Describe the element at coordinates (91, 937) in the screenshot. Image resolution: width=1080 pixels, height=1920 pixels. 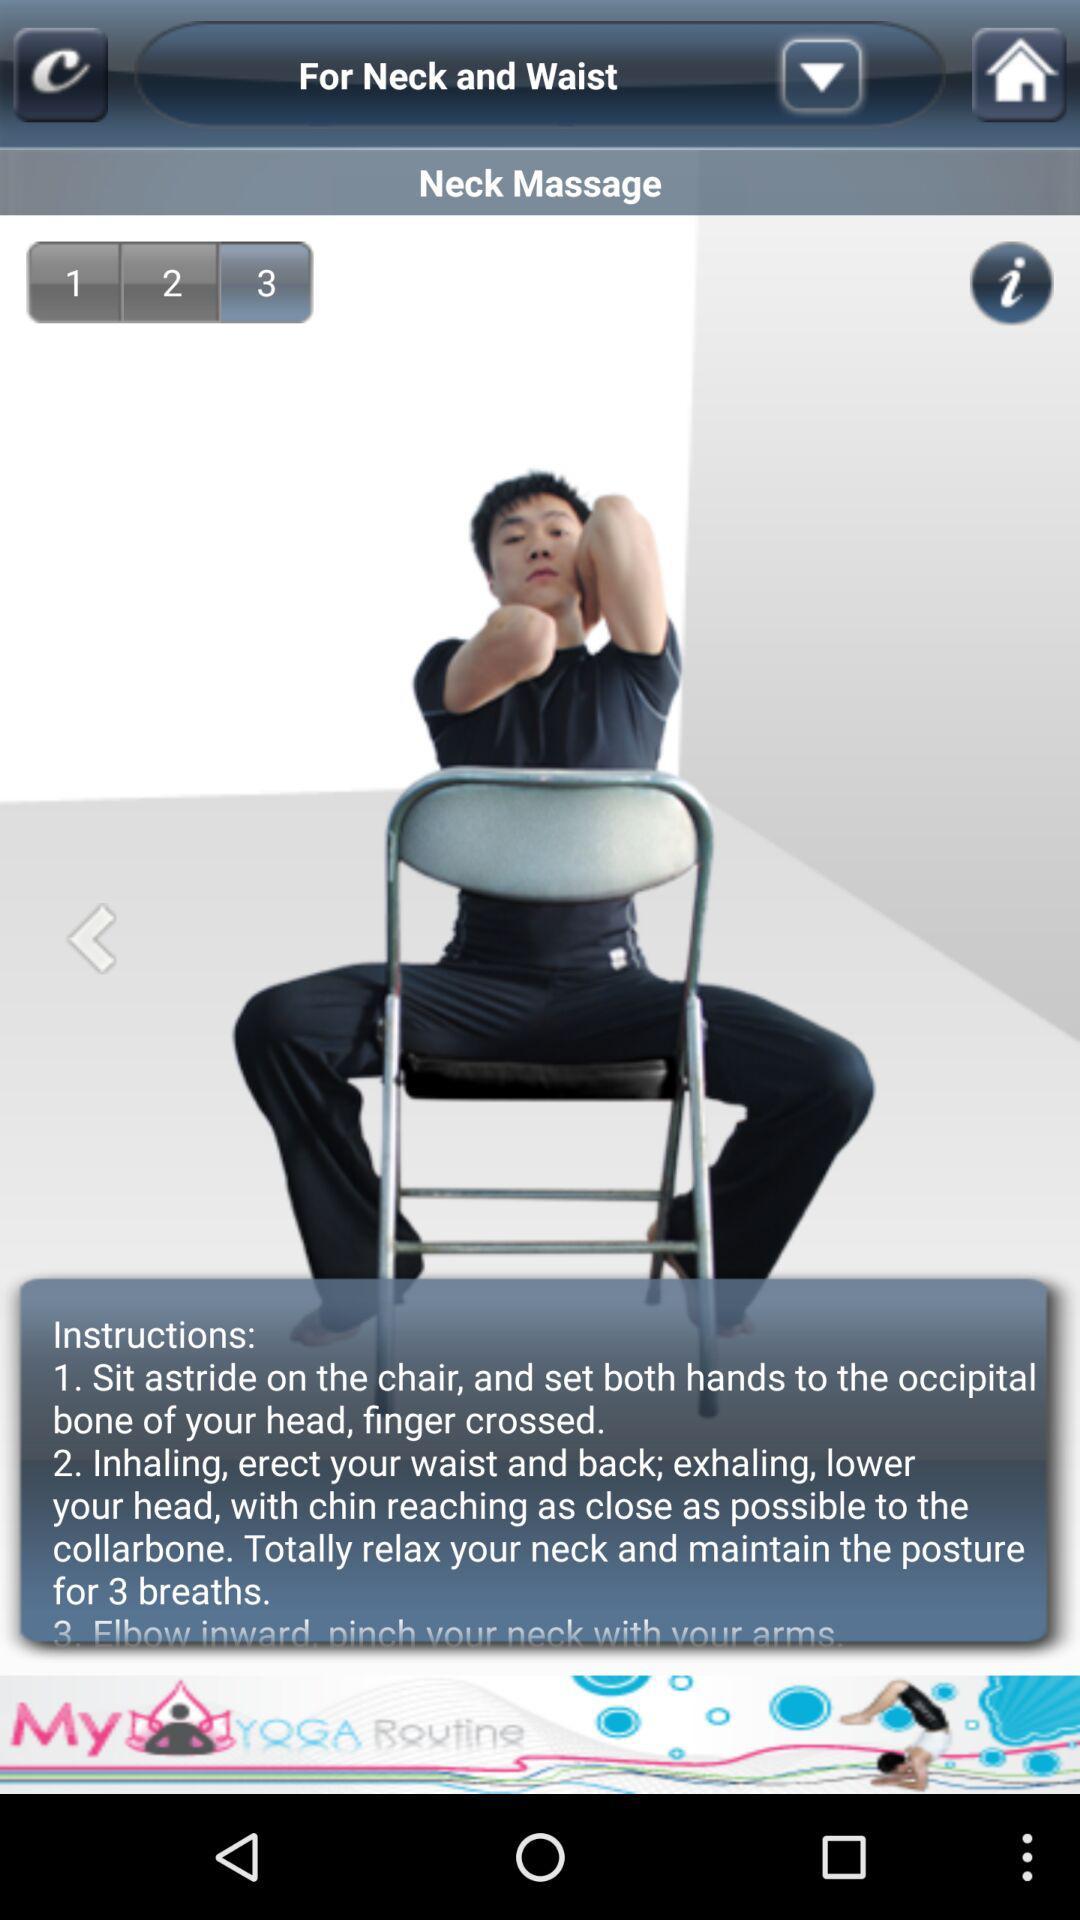
I see `the item on the left` at that location.